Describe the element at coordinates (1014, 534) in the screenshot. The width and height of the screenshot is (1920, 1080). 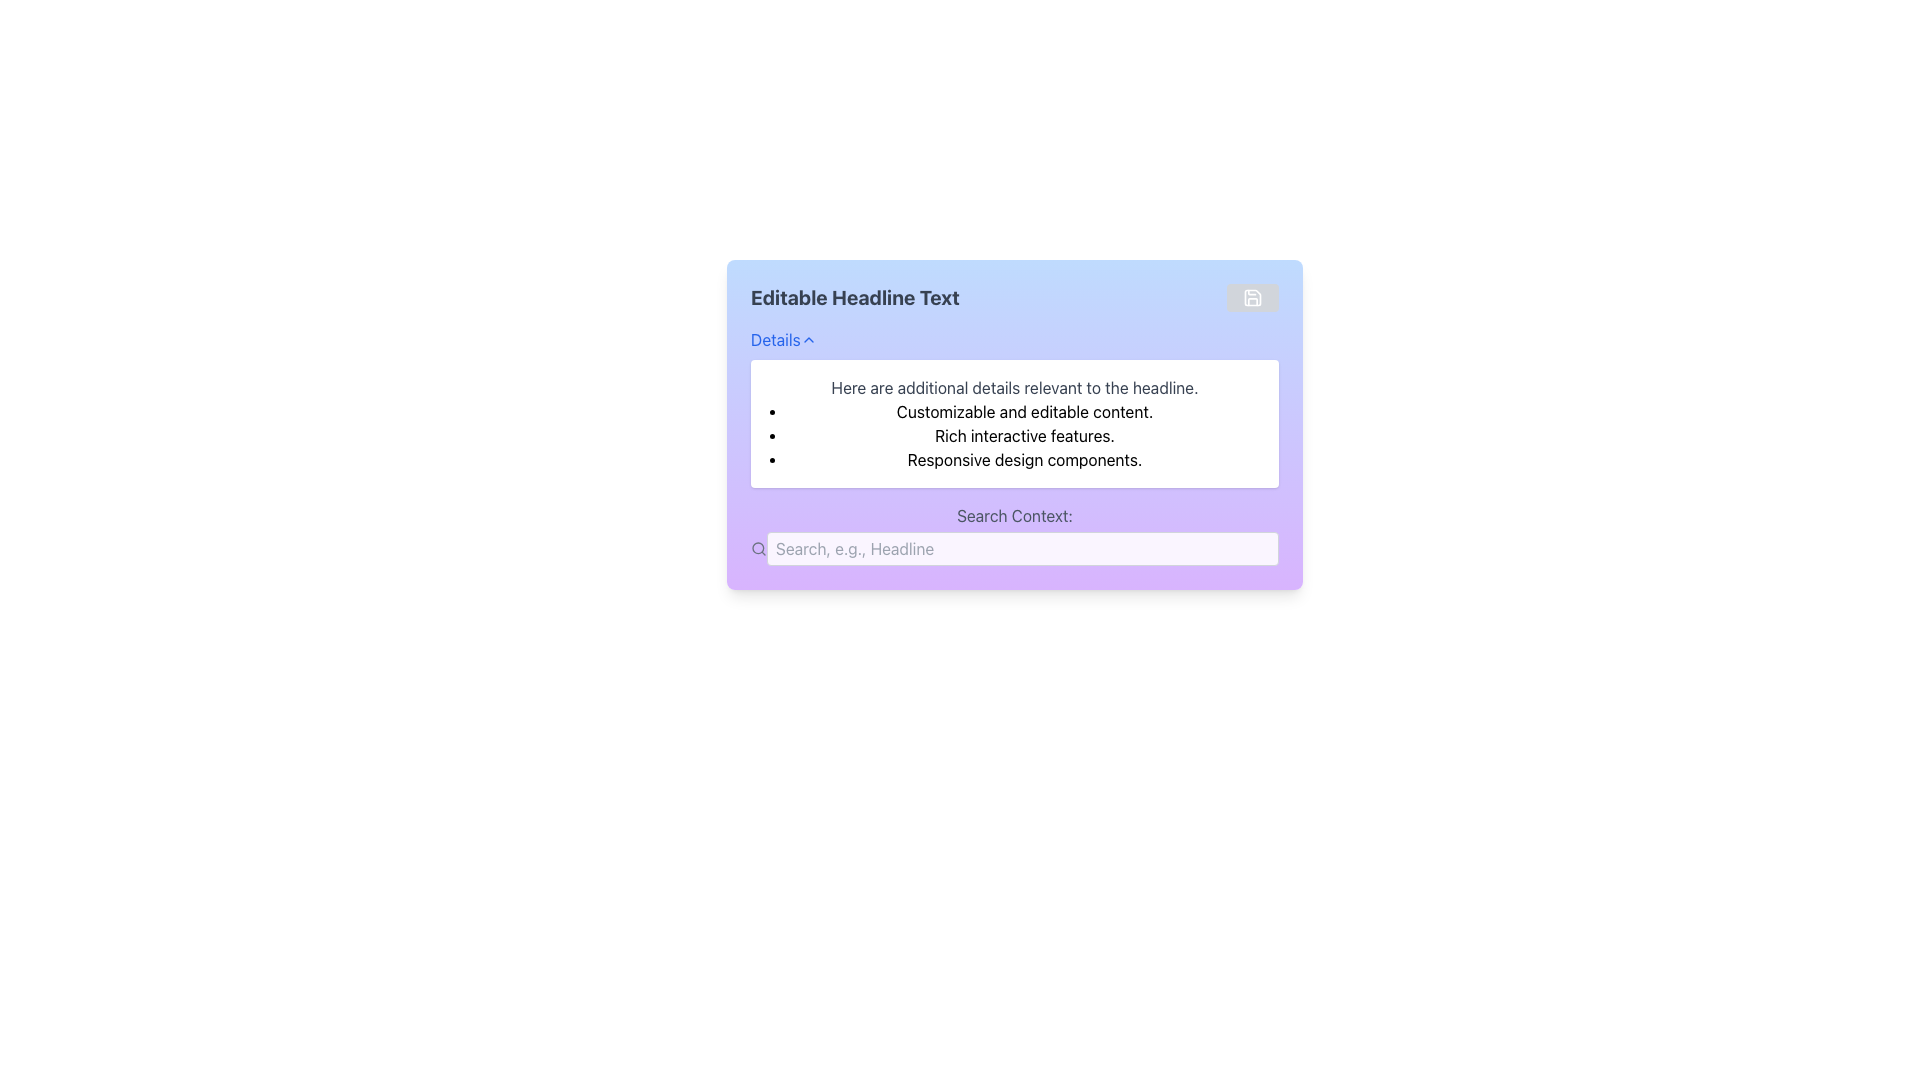
I see `the label positioned beneath 'Editable Headline Text' and above the search input box, which serves as a context title for the input field` at that location.